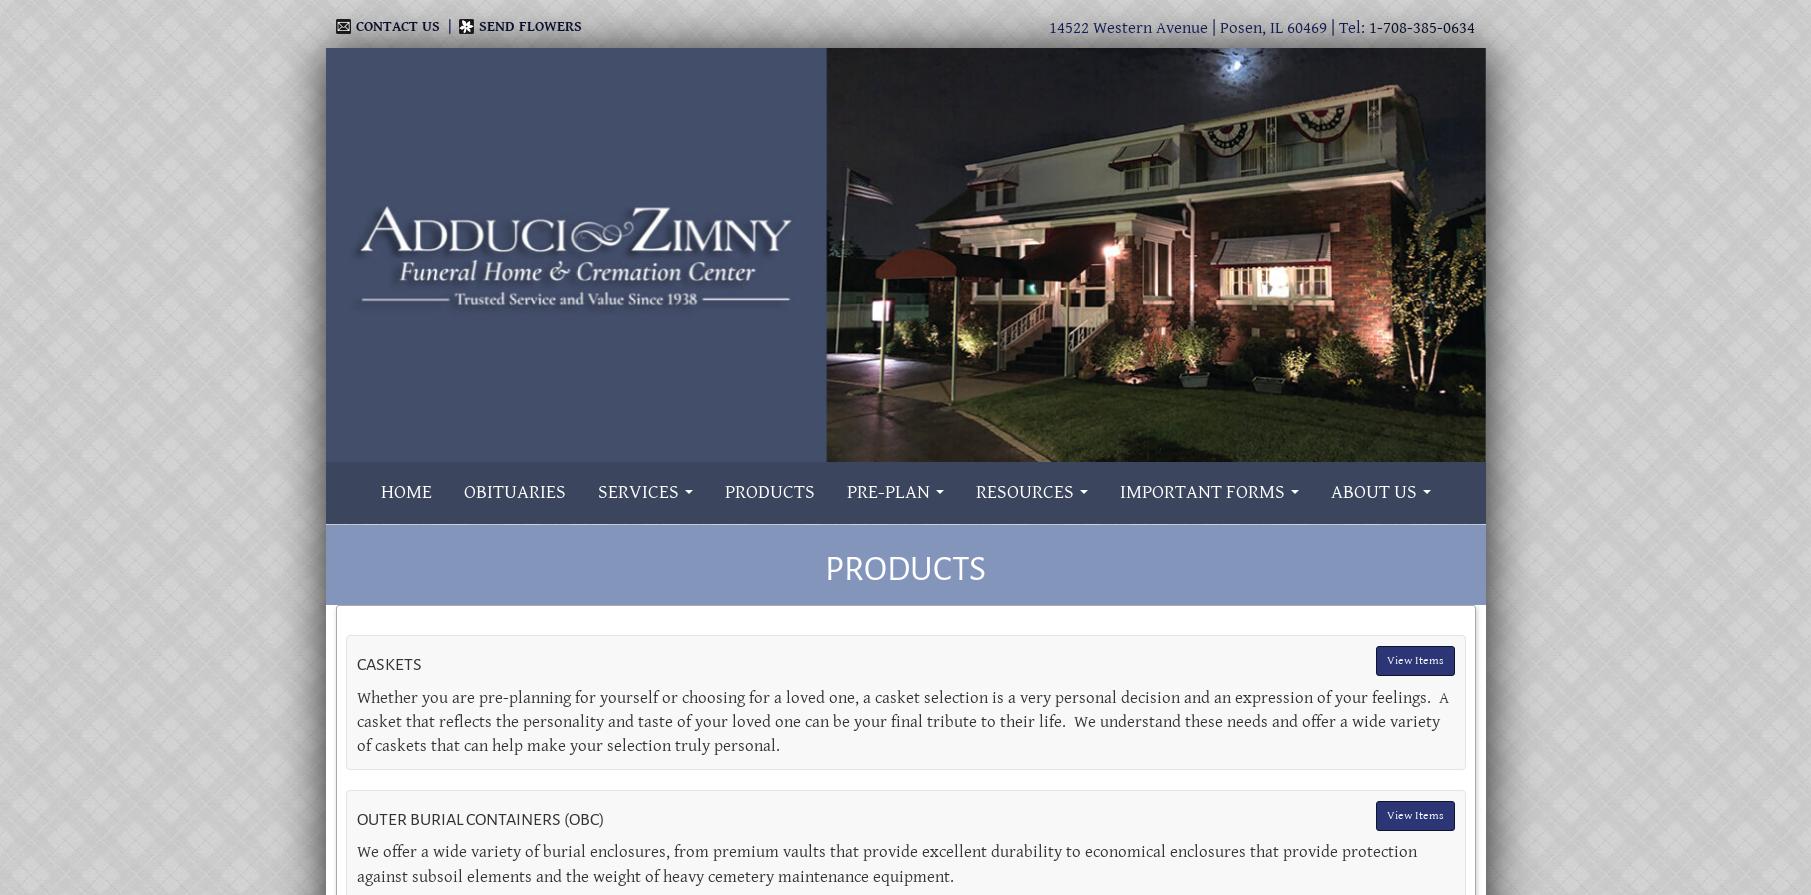 Image resolution: width=1811 pixels, height=895 pixels. What do you see at coordinates (1241, 28) in the screenshot?
I see `'Posen'` at bounding box center [1241, 28].